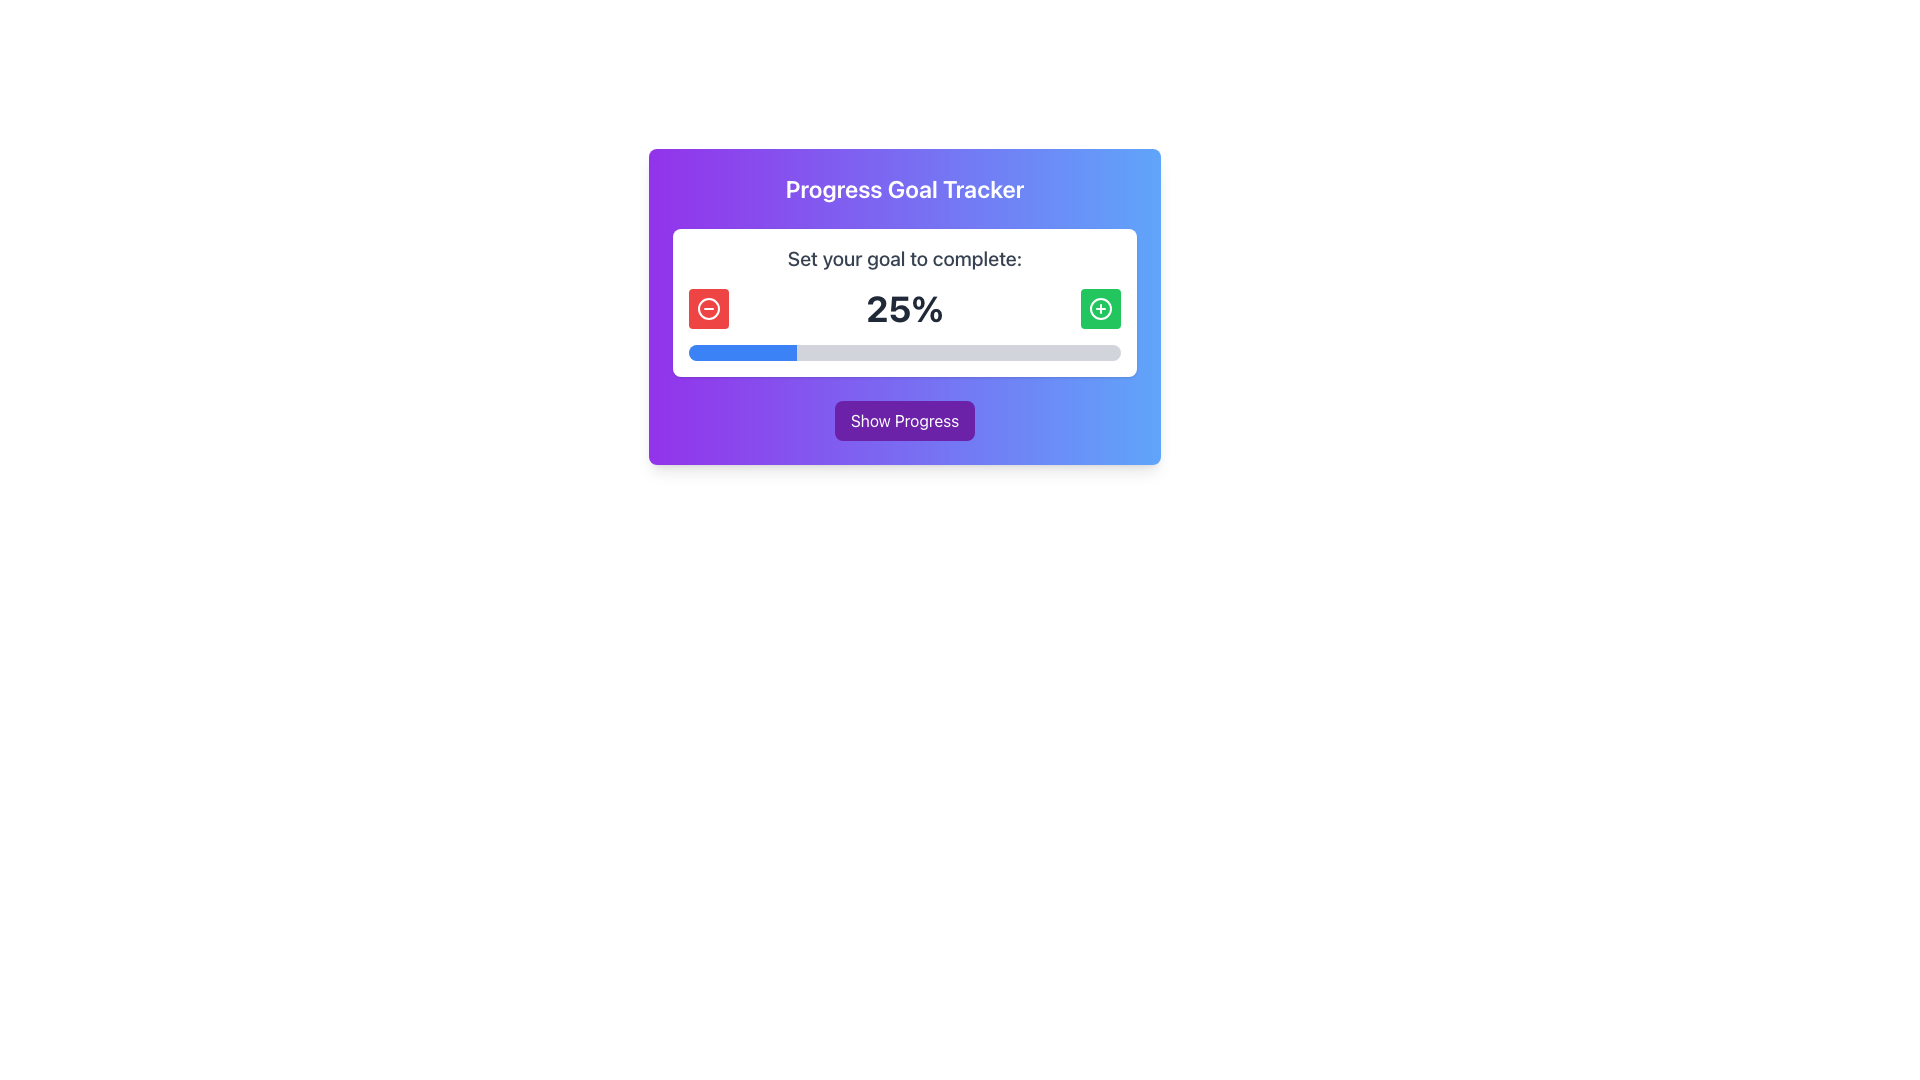  Describe the element at coordinates (904, 419) in the screenshot. I see `the 'Show Progress' button located at the bottom of the card interface, which has a strong purple background and white text` at that location.